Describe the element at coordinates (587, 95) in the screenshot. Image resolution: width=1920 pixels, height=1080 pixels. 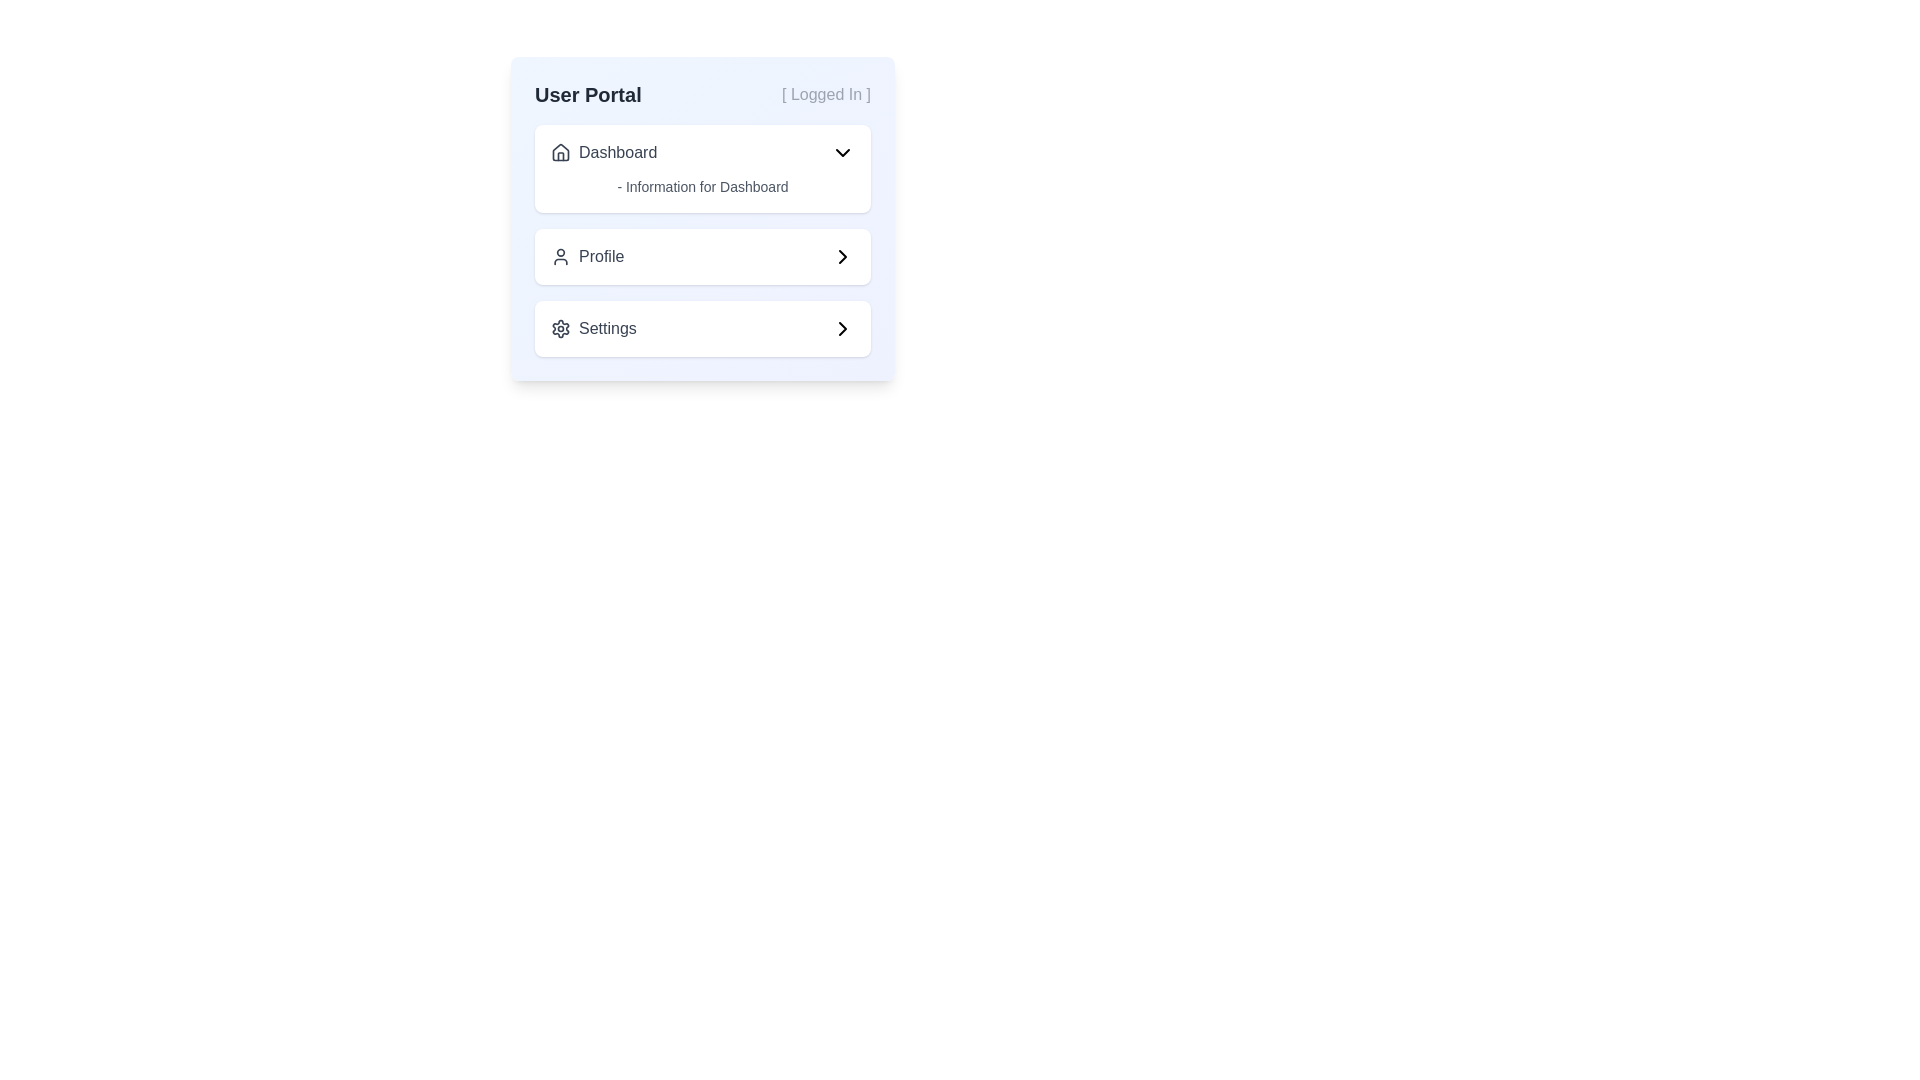
I see `the static text element that serves as the title or header for the portal, positioned at the top-left corner relative to the '[ Logged In ]' text` at that location.